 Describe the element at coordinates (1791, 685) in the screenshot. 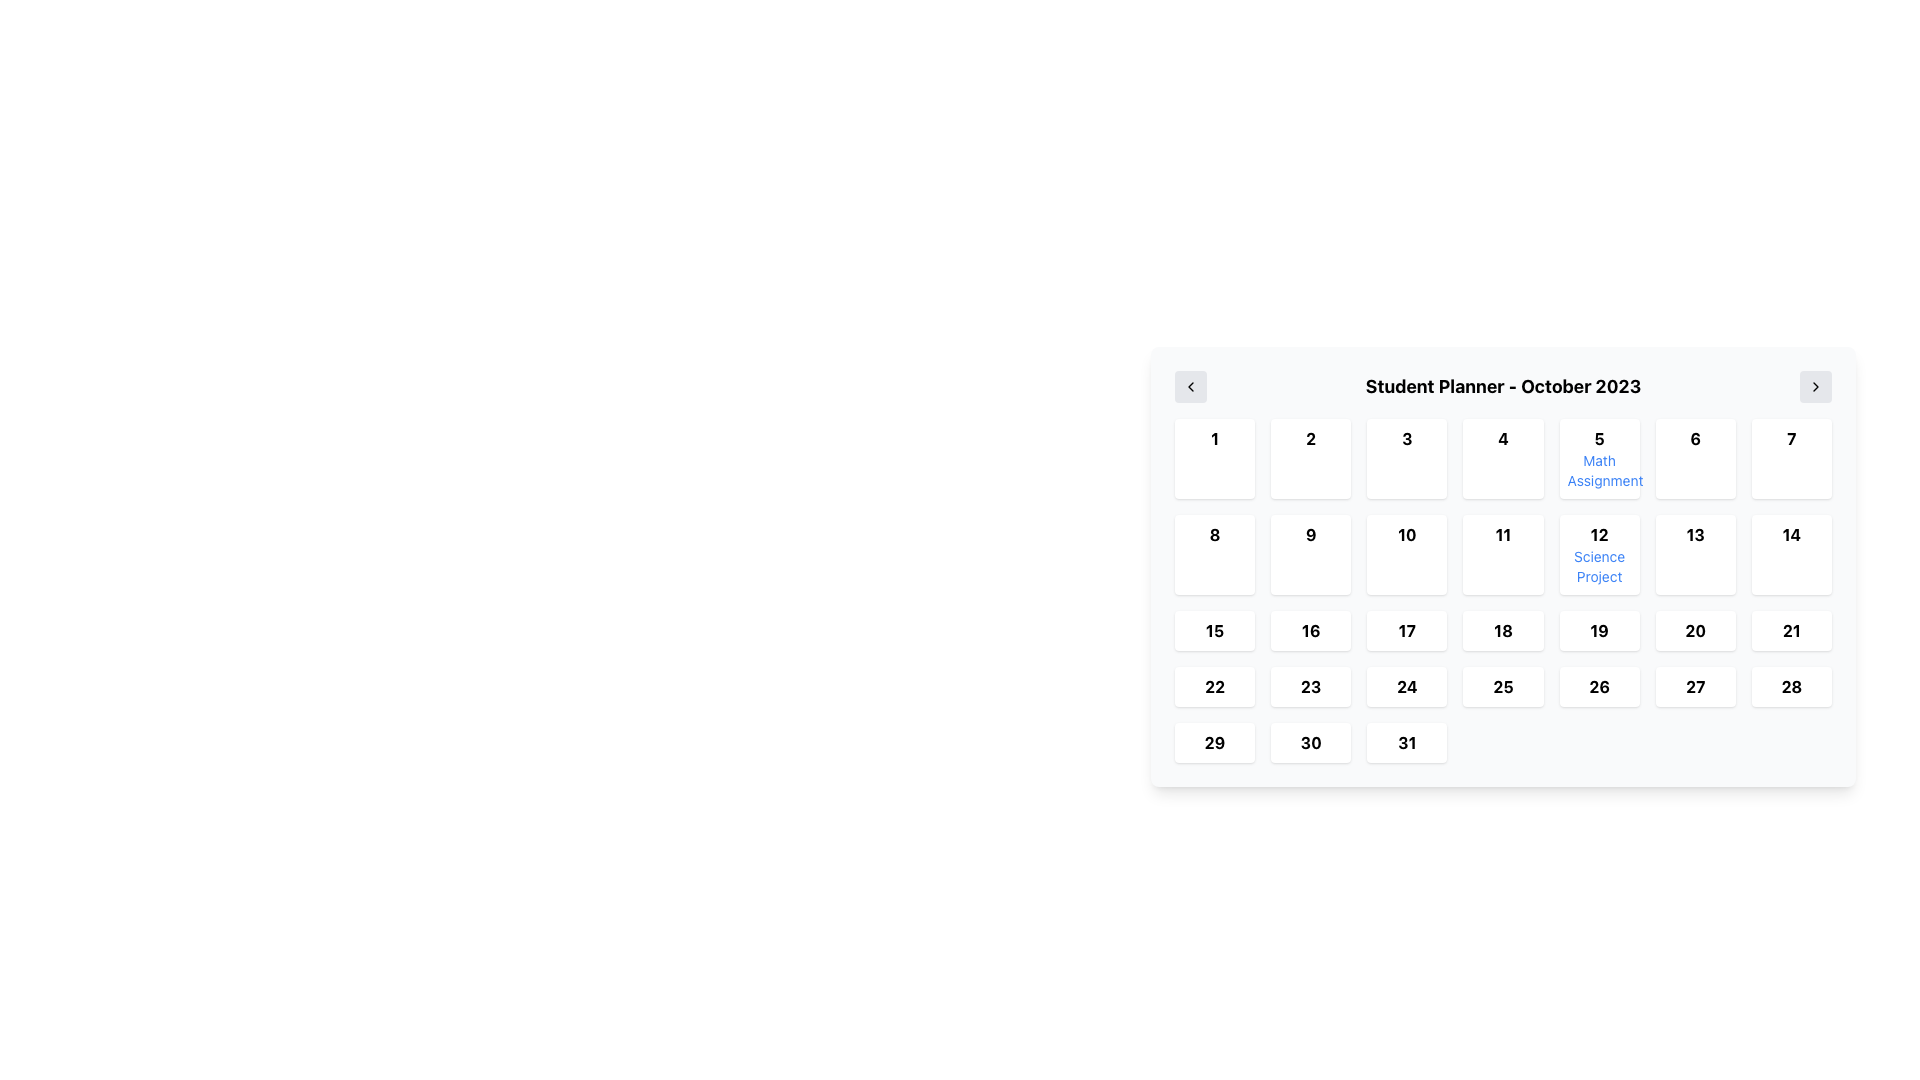

I see `the Date cell displaying '28' in the bottom right corner of the calendar grid` at that location.